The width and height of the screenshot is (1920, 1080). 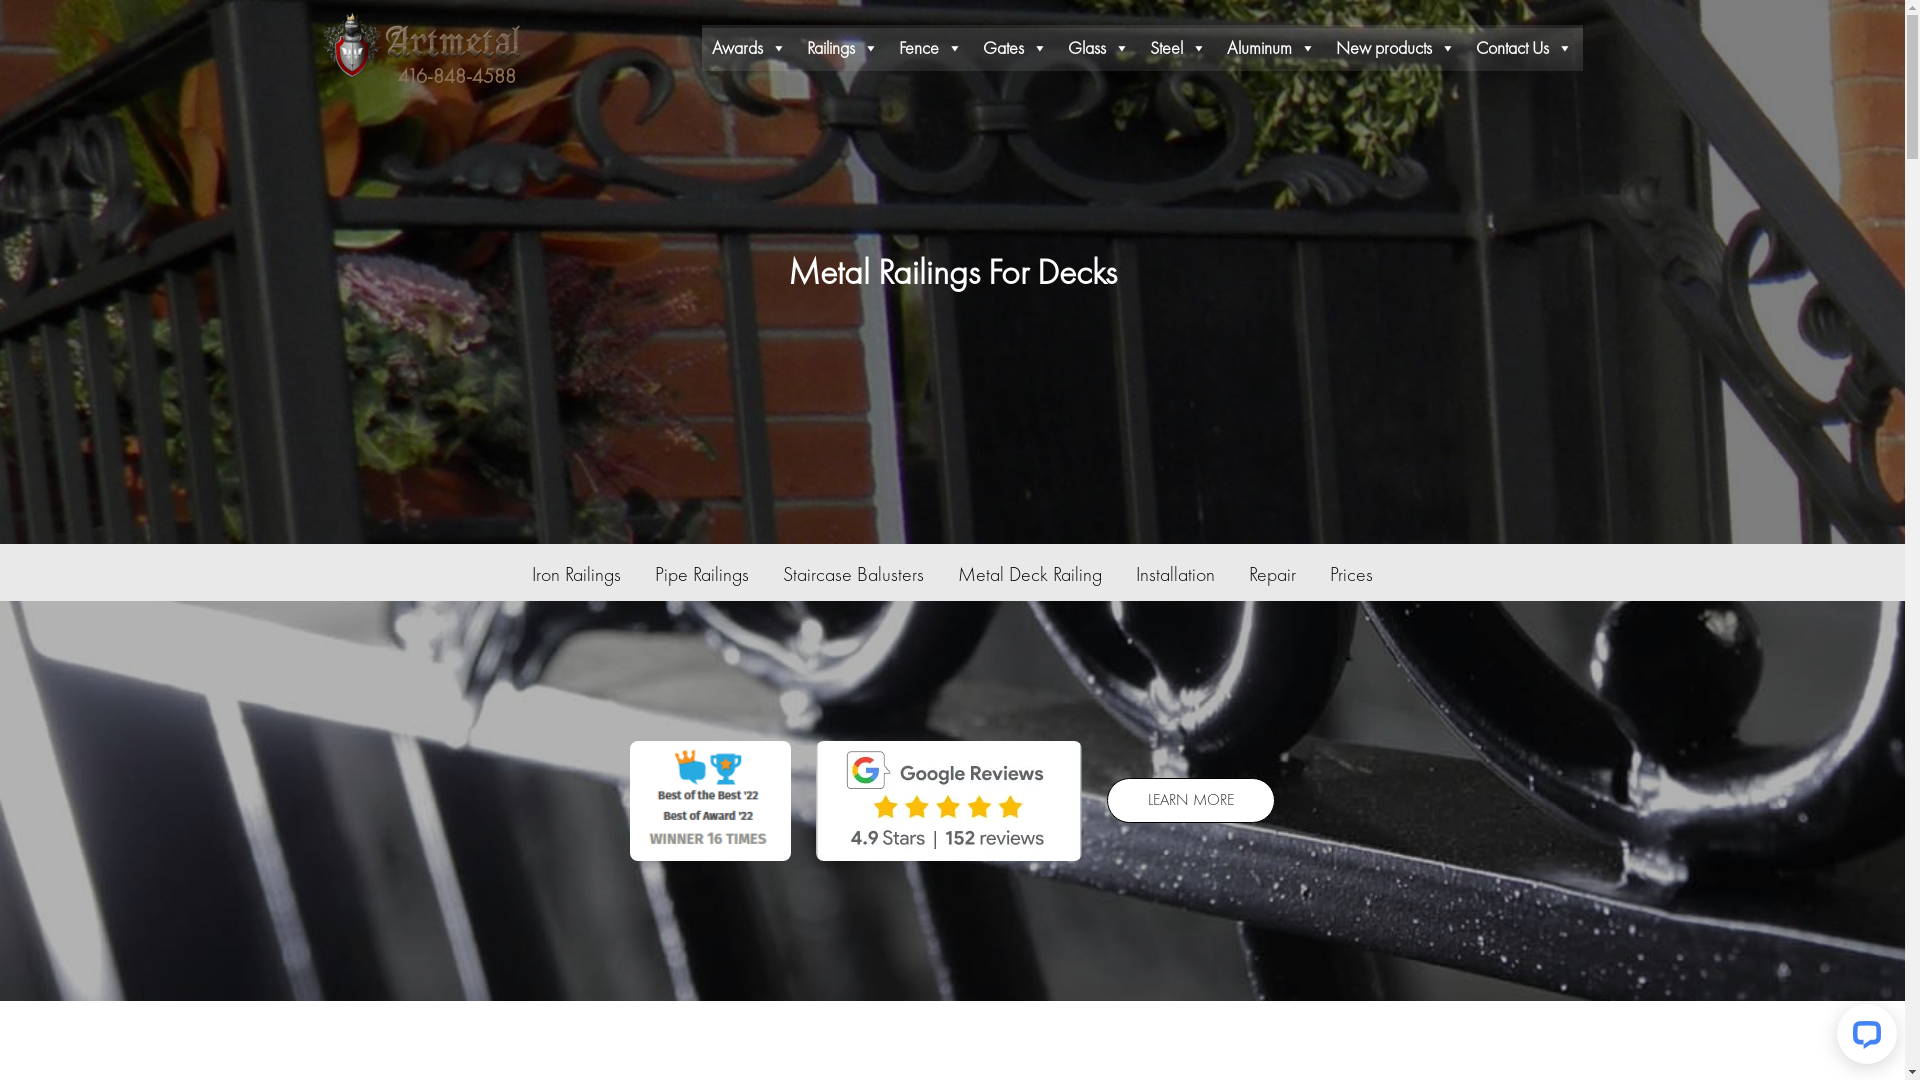 What do you see at coordinates (1271, 574) in the screenshot?
I see `'Repair'` at bounding box center [1271, 574].